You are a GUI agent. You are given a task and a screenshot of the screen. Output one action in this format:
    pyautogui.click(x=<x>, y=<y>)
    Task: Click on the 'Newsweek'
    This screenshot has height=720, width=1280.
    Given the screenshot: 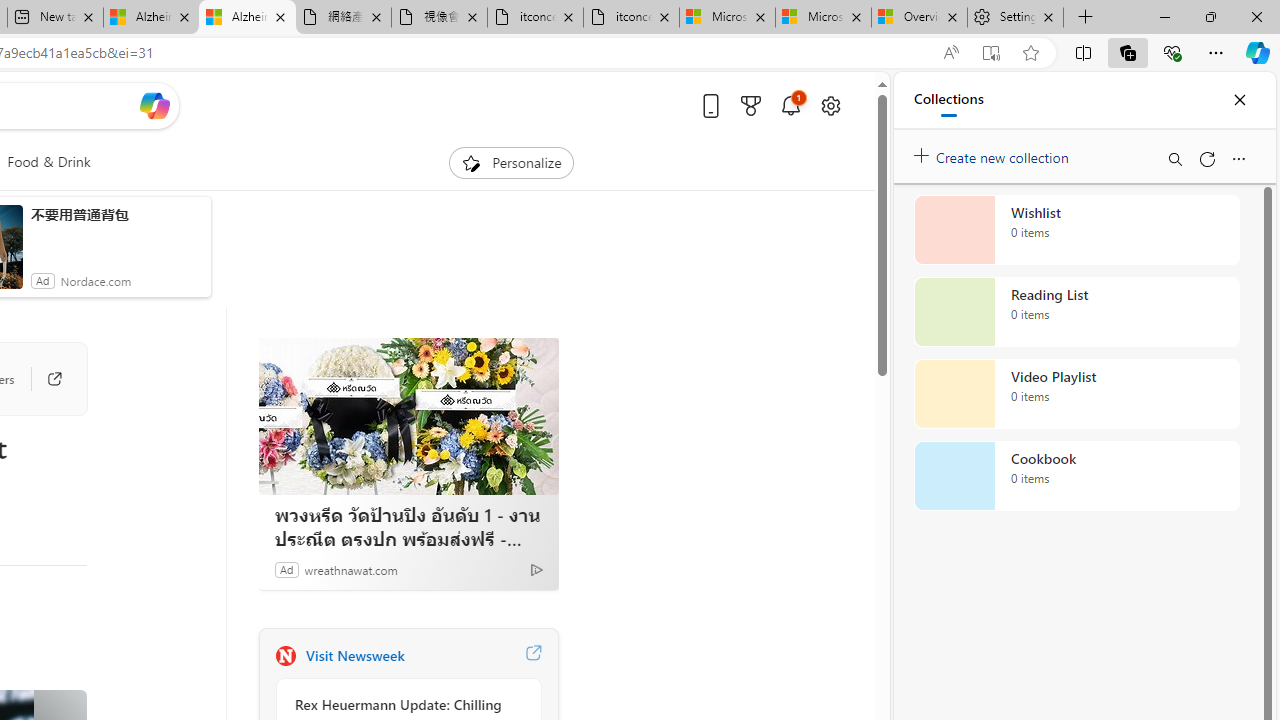 What is the action you would take?
    pyautogui.click(x=284, y=655)
    